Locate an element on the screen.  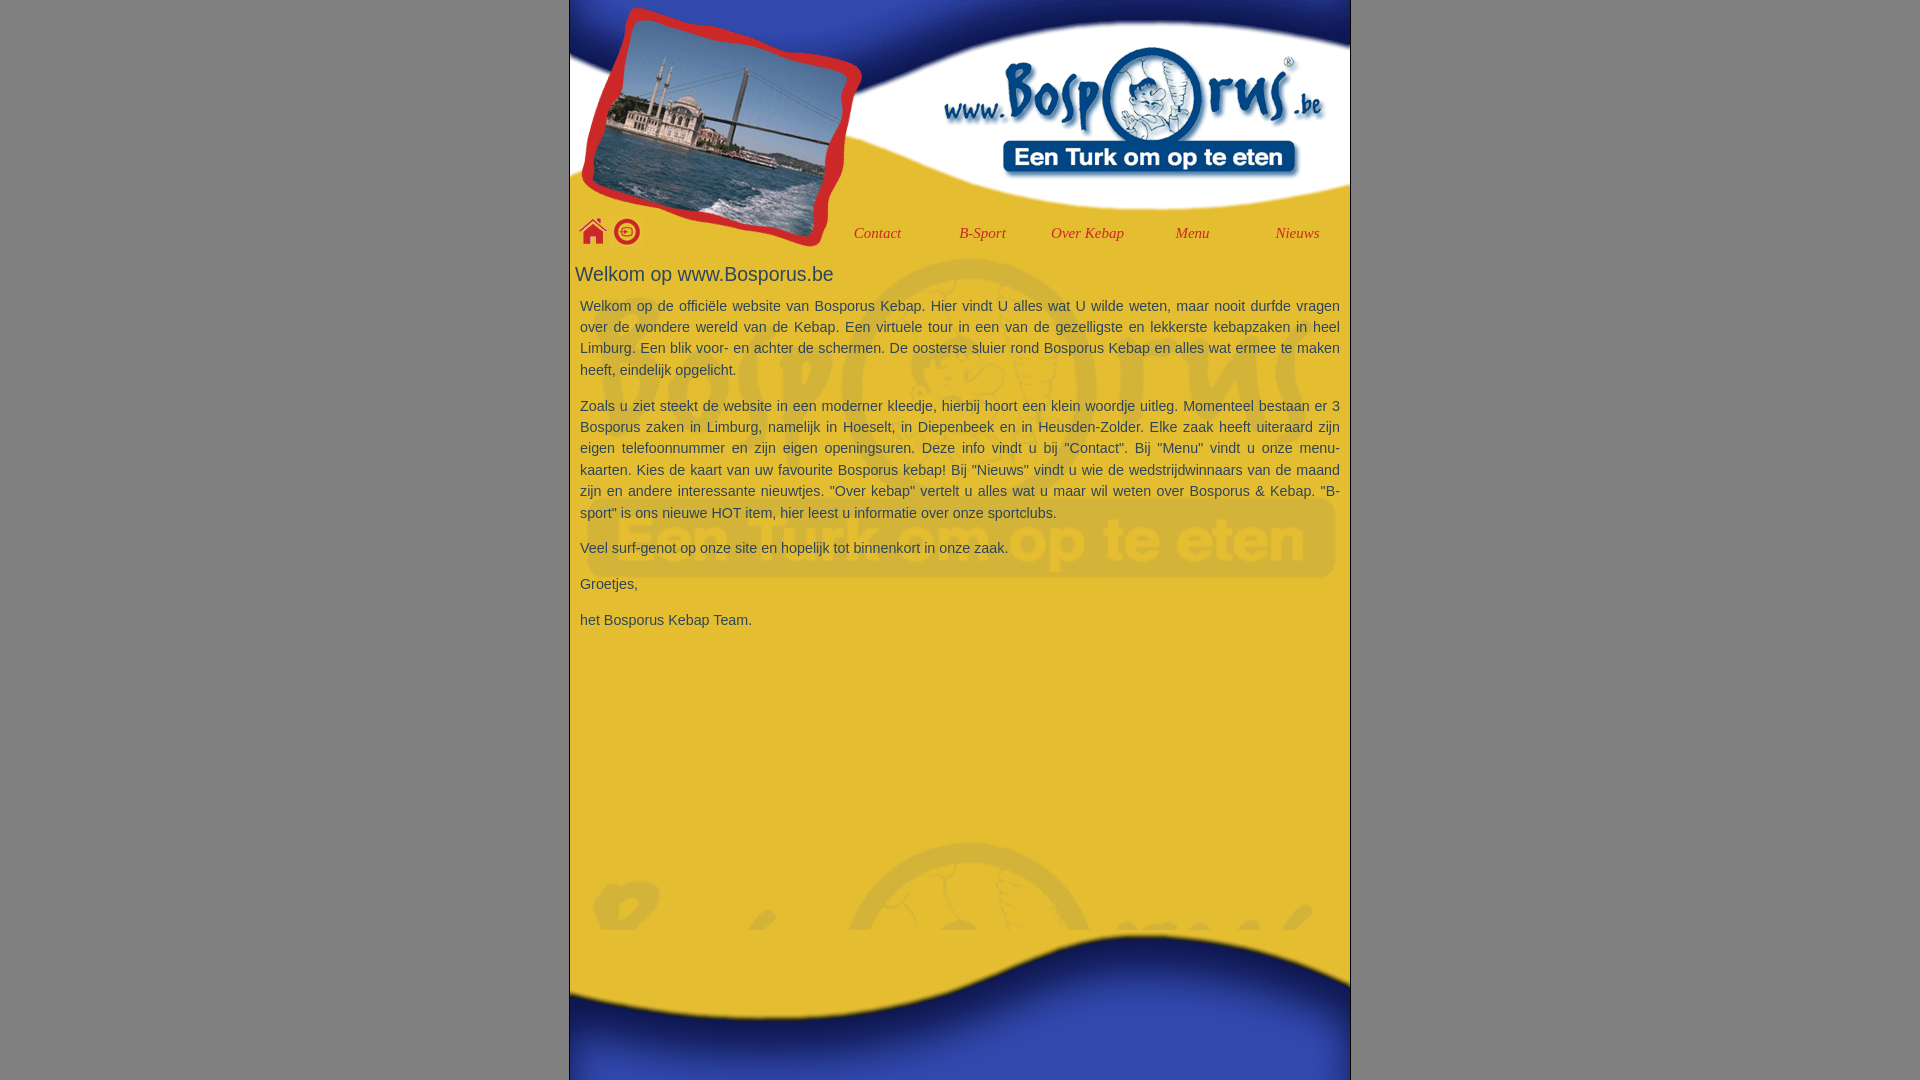
'Contact' is located at coordinates (877, 233).